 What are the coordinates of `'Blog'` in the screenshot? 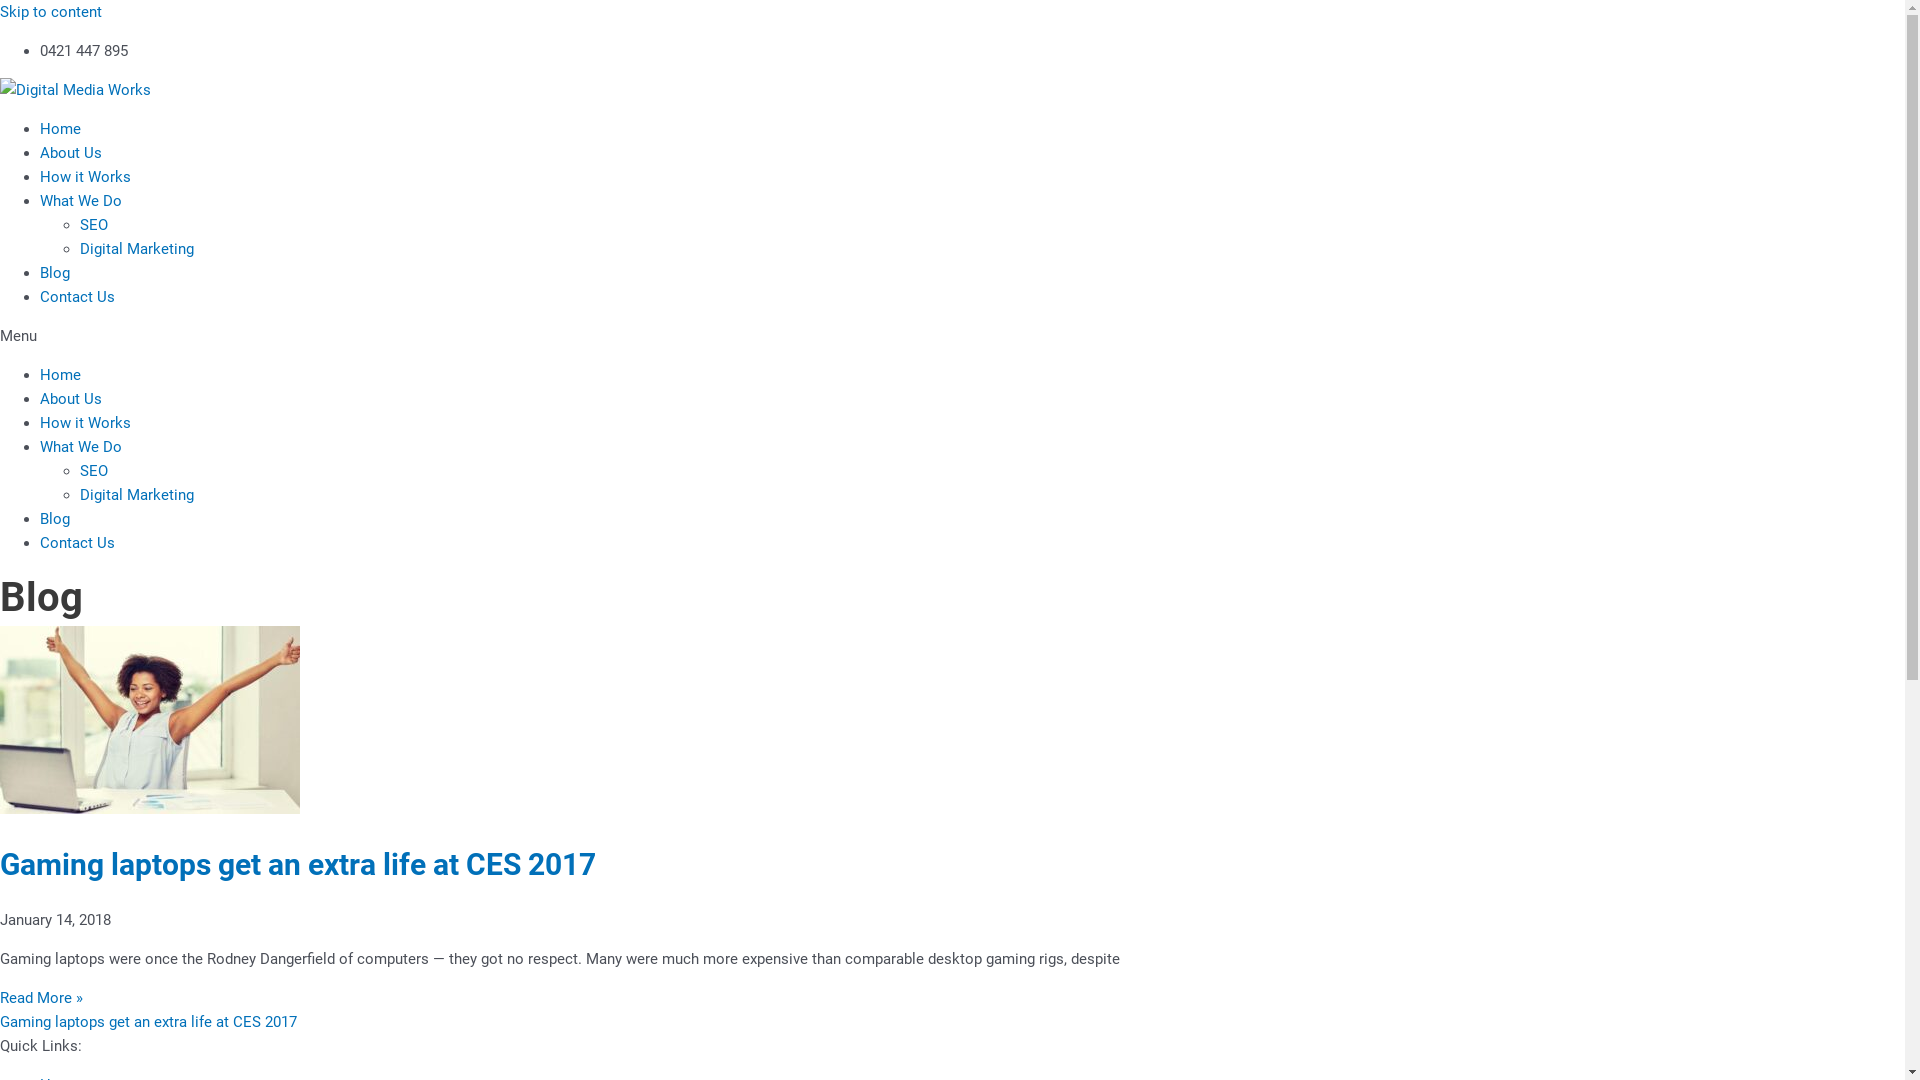 It's located at (54, 518).